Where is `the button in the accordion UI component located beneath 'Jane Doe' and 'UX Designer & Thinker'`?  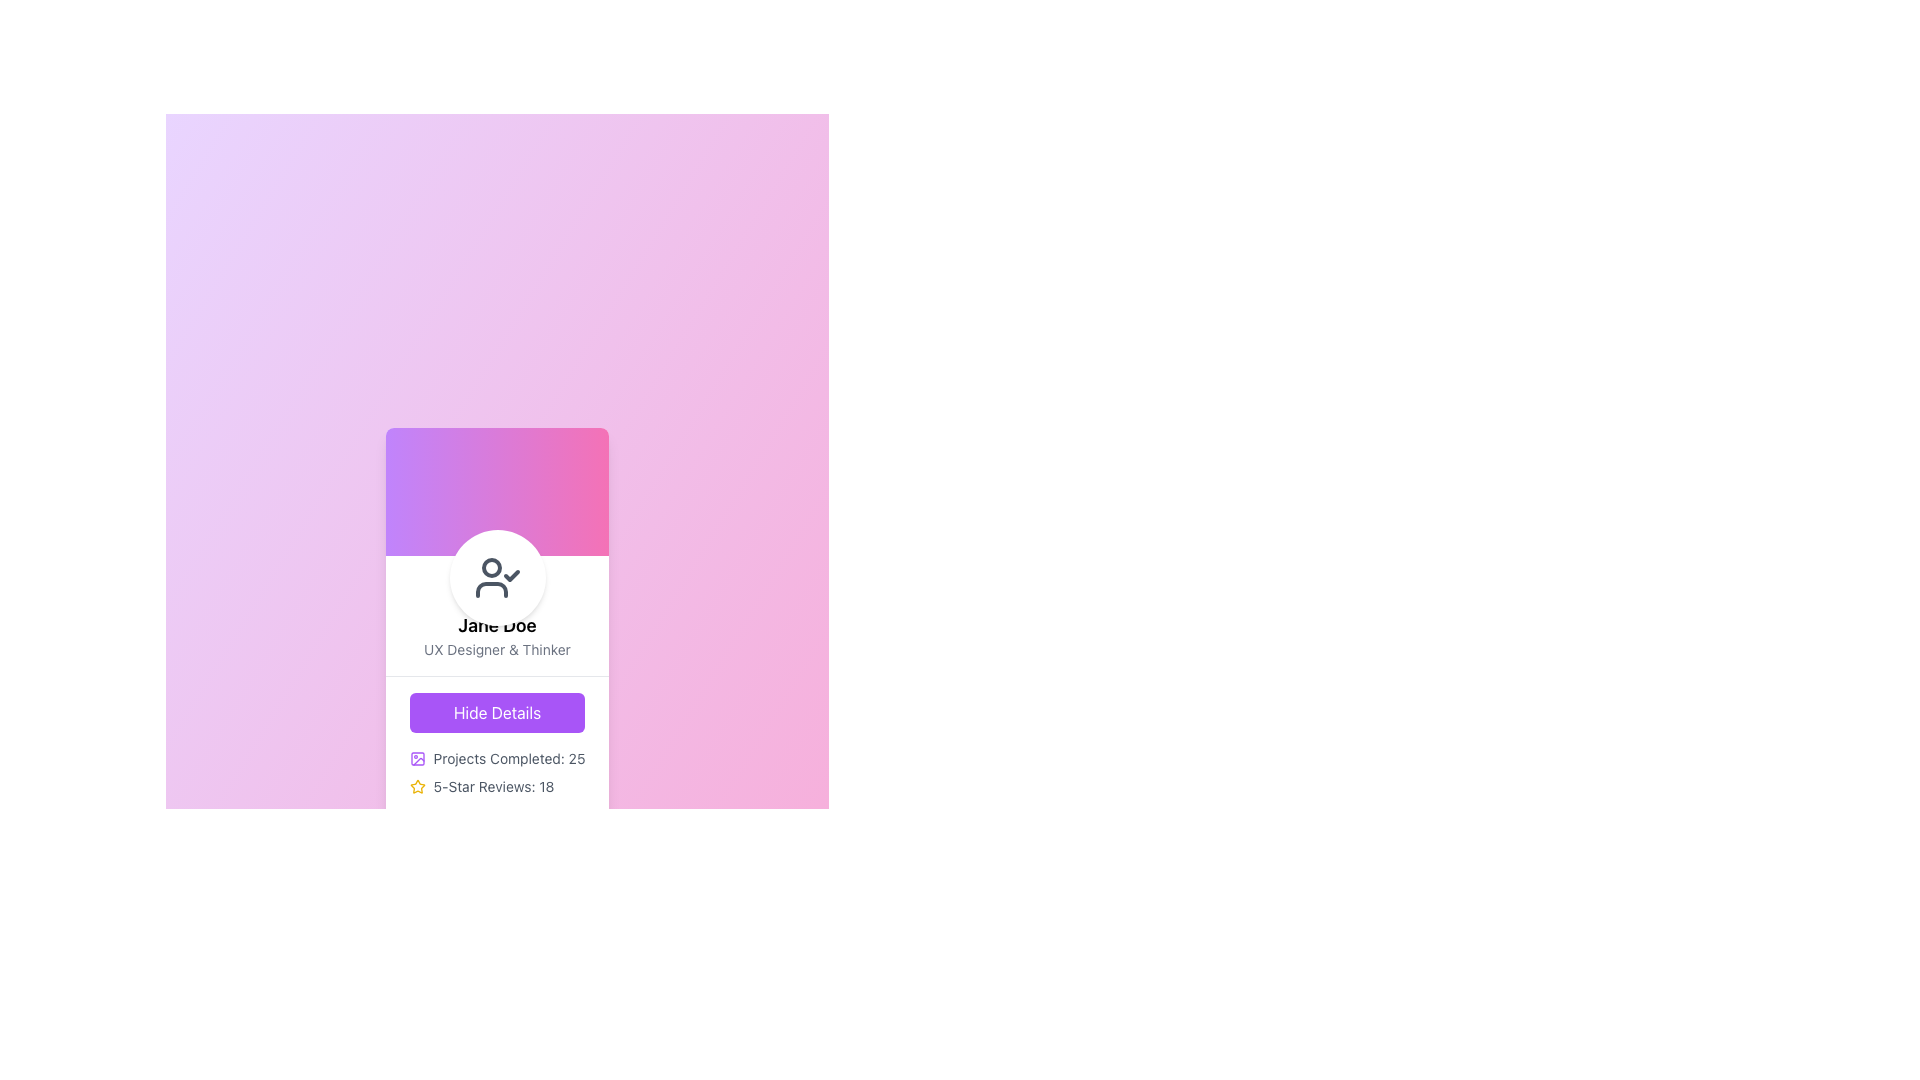 the button in the accordion UI component located beneath 'Jane Doe' and 'UX Designer & Thinker' is located at coordinates (497, 744).